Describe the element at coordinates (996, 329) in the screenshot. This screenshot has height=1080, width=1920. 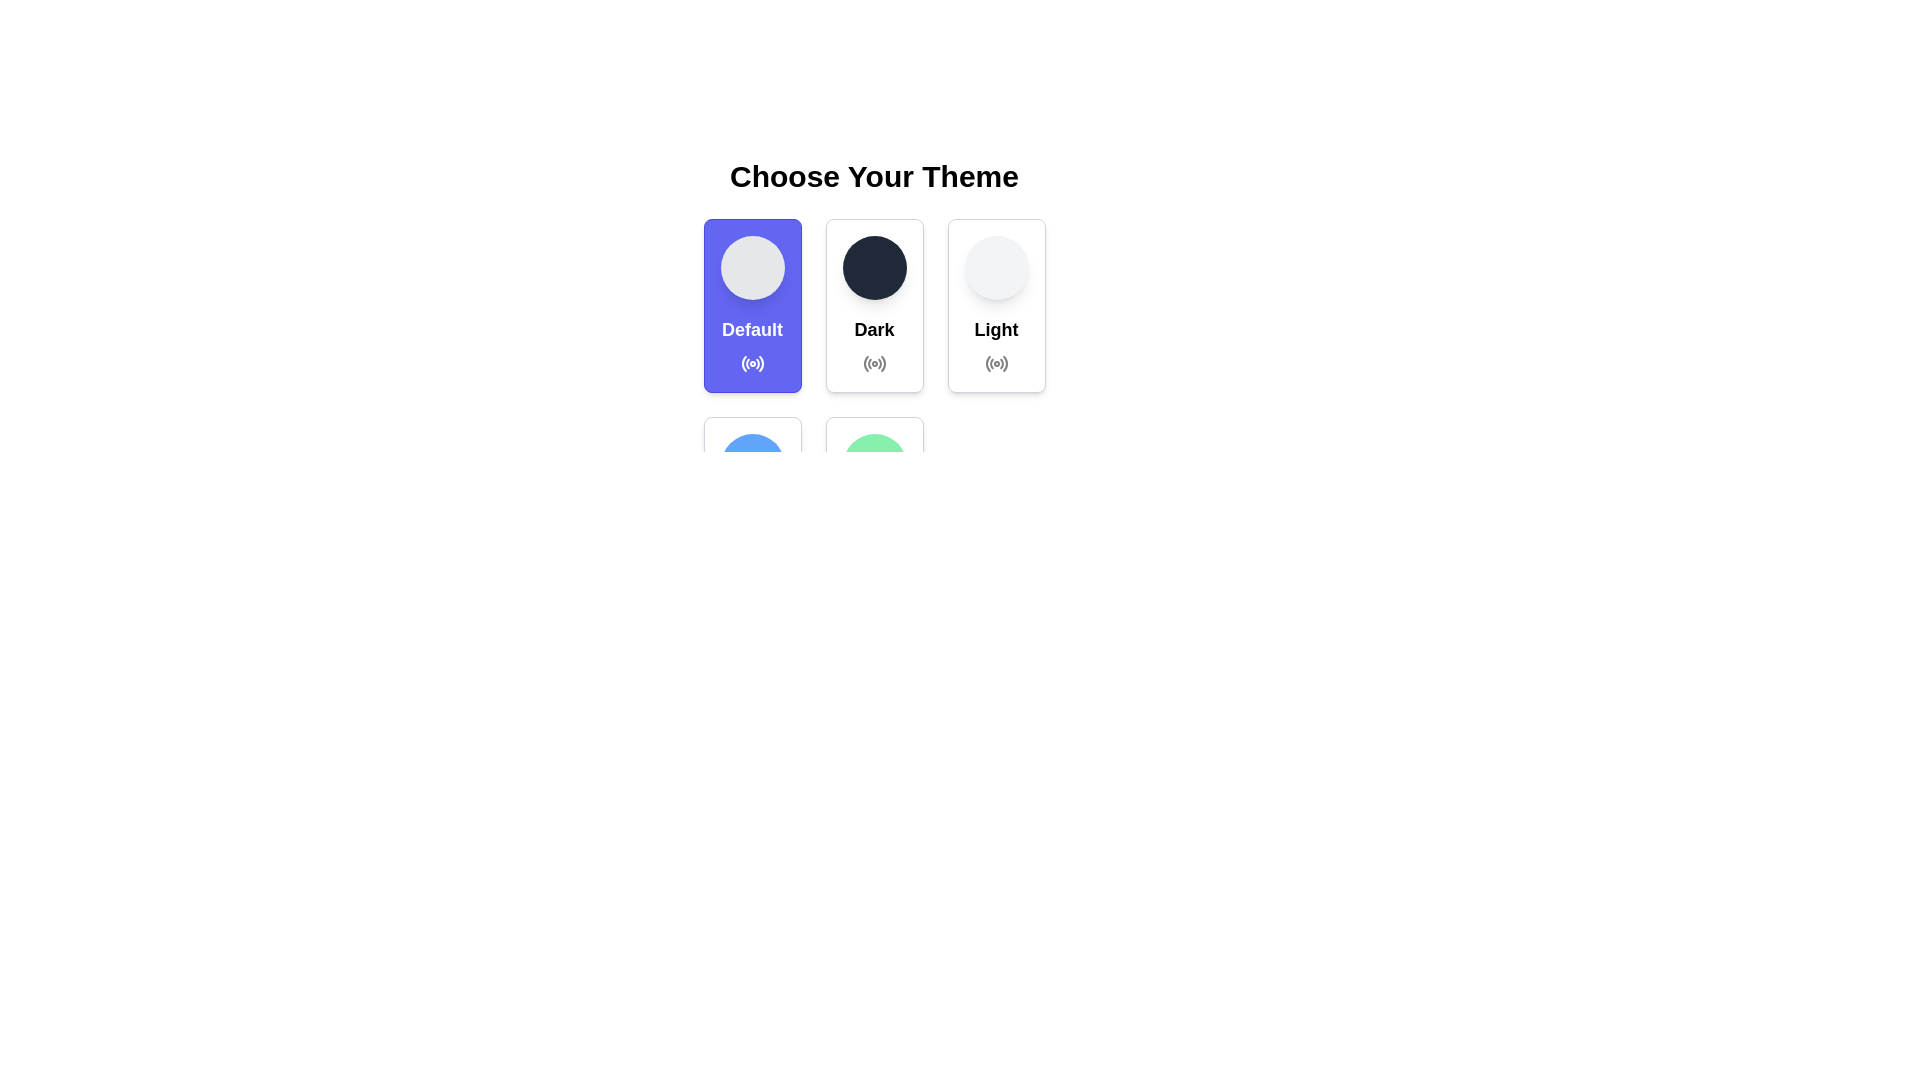
I see `the 'Light' theme option text label located in the third card of the top row in the theme selection grid` at that location.